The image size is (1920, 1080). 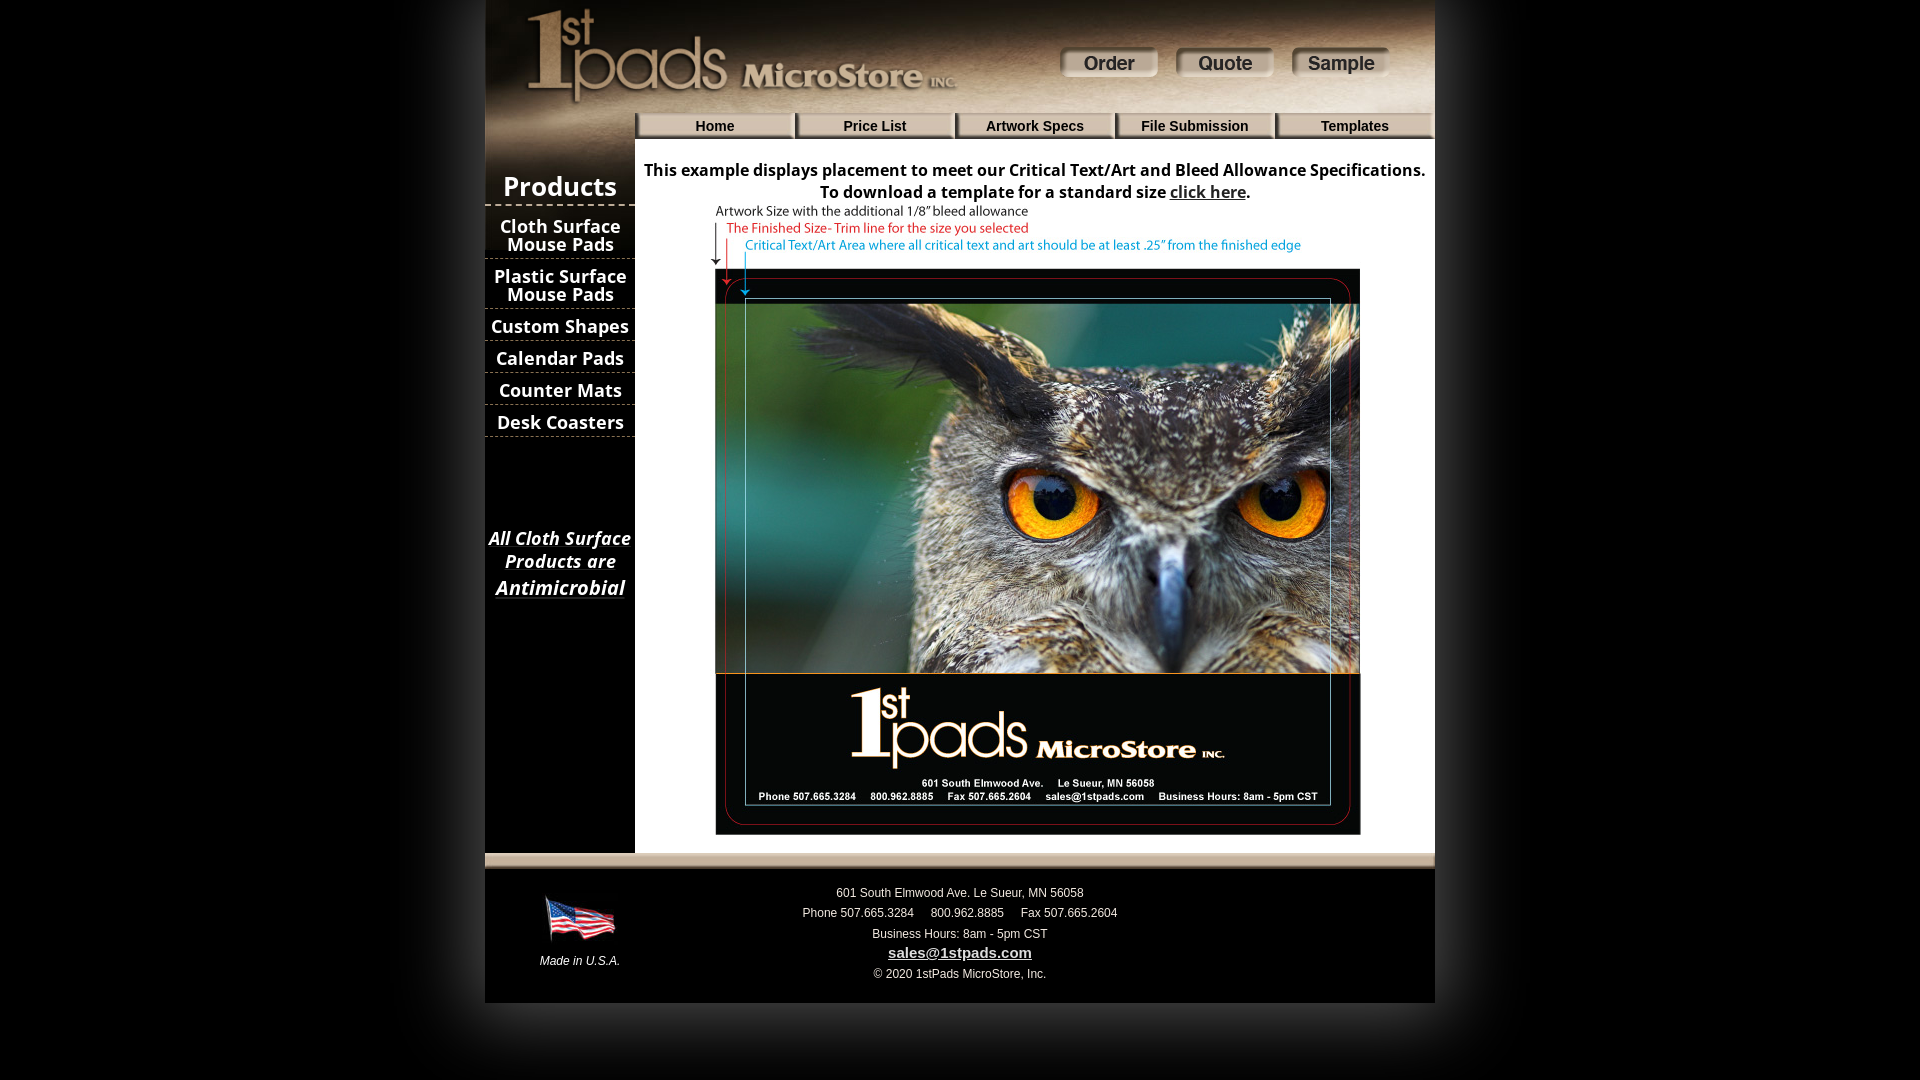 I want to click on 'click here', so click(x=1207, y=192).